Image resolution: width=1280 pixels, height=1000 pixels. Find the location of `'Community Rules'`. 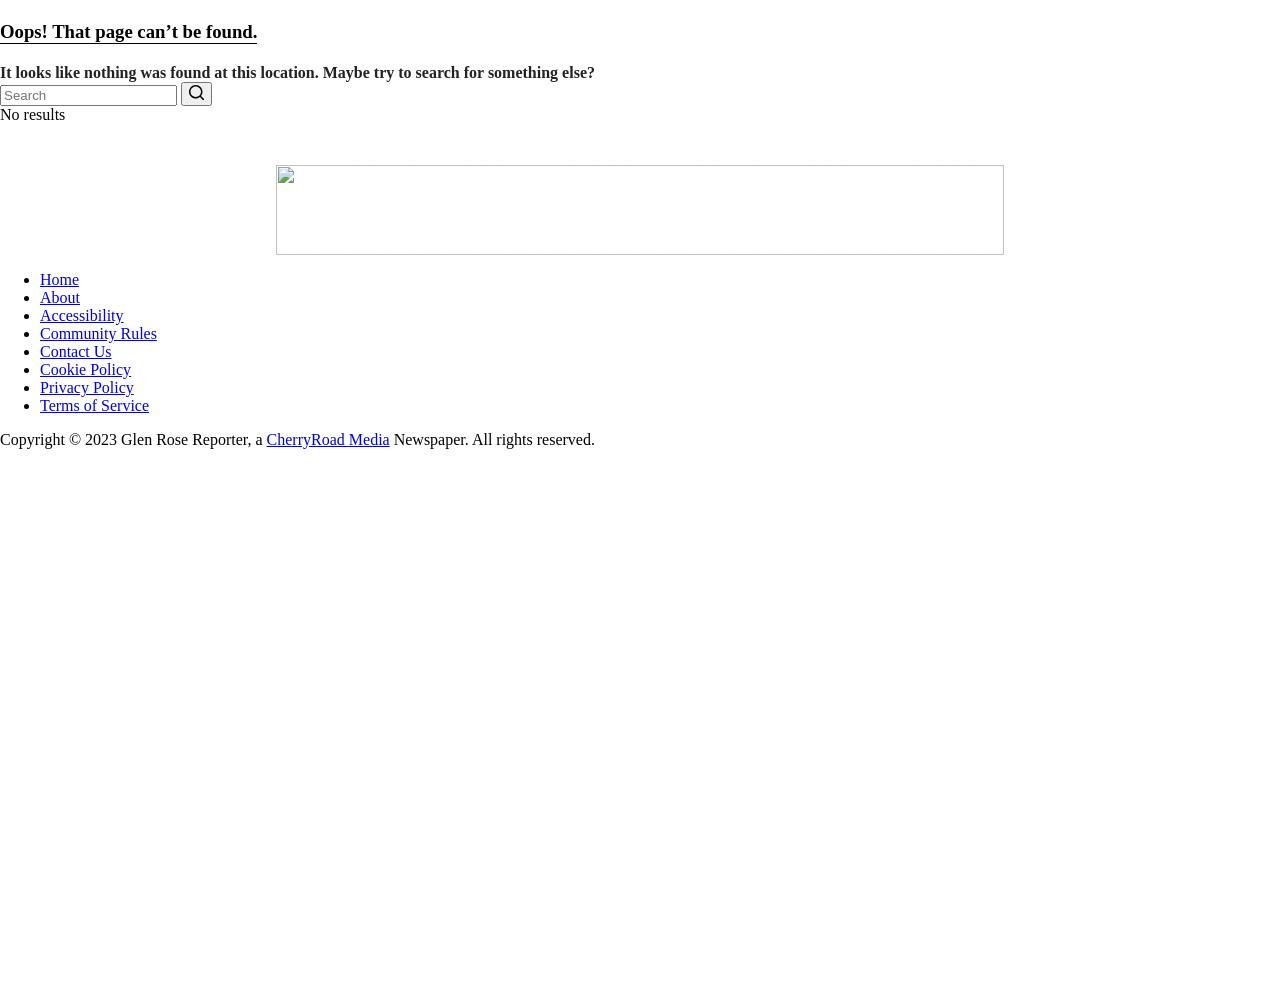

'Community Rules' is located at coordinates (97, 331).